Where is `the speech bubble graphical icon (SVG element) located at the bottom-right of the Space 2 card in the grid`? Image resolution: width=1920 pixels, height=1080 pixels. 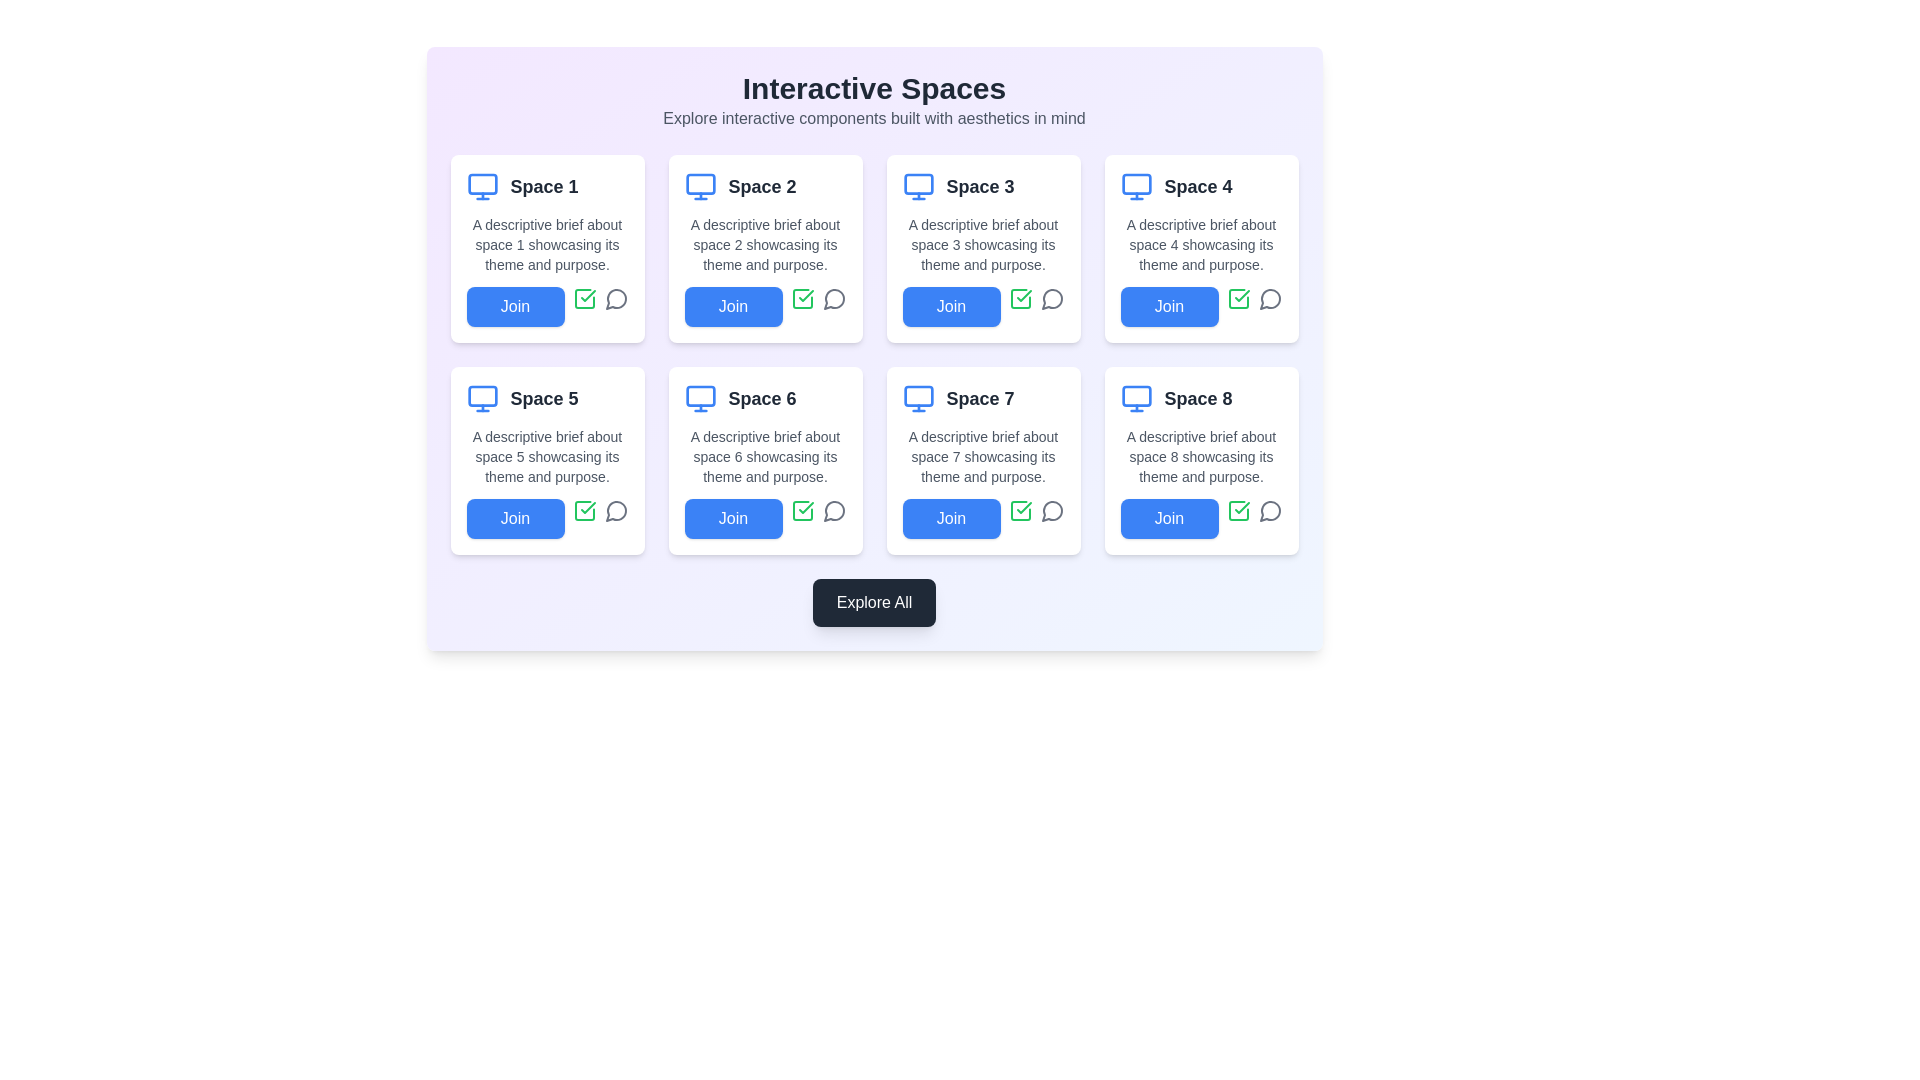
the speech bubble graphical icon (SVG element) located at the bottom-right of the Space 2 card in the grid is located at coordinates (834, 299).